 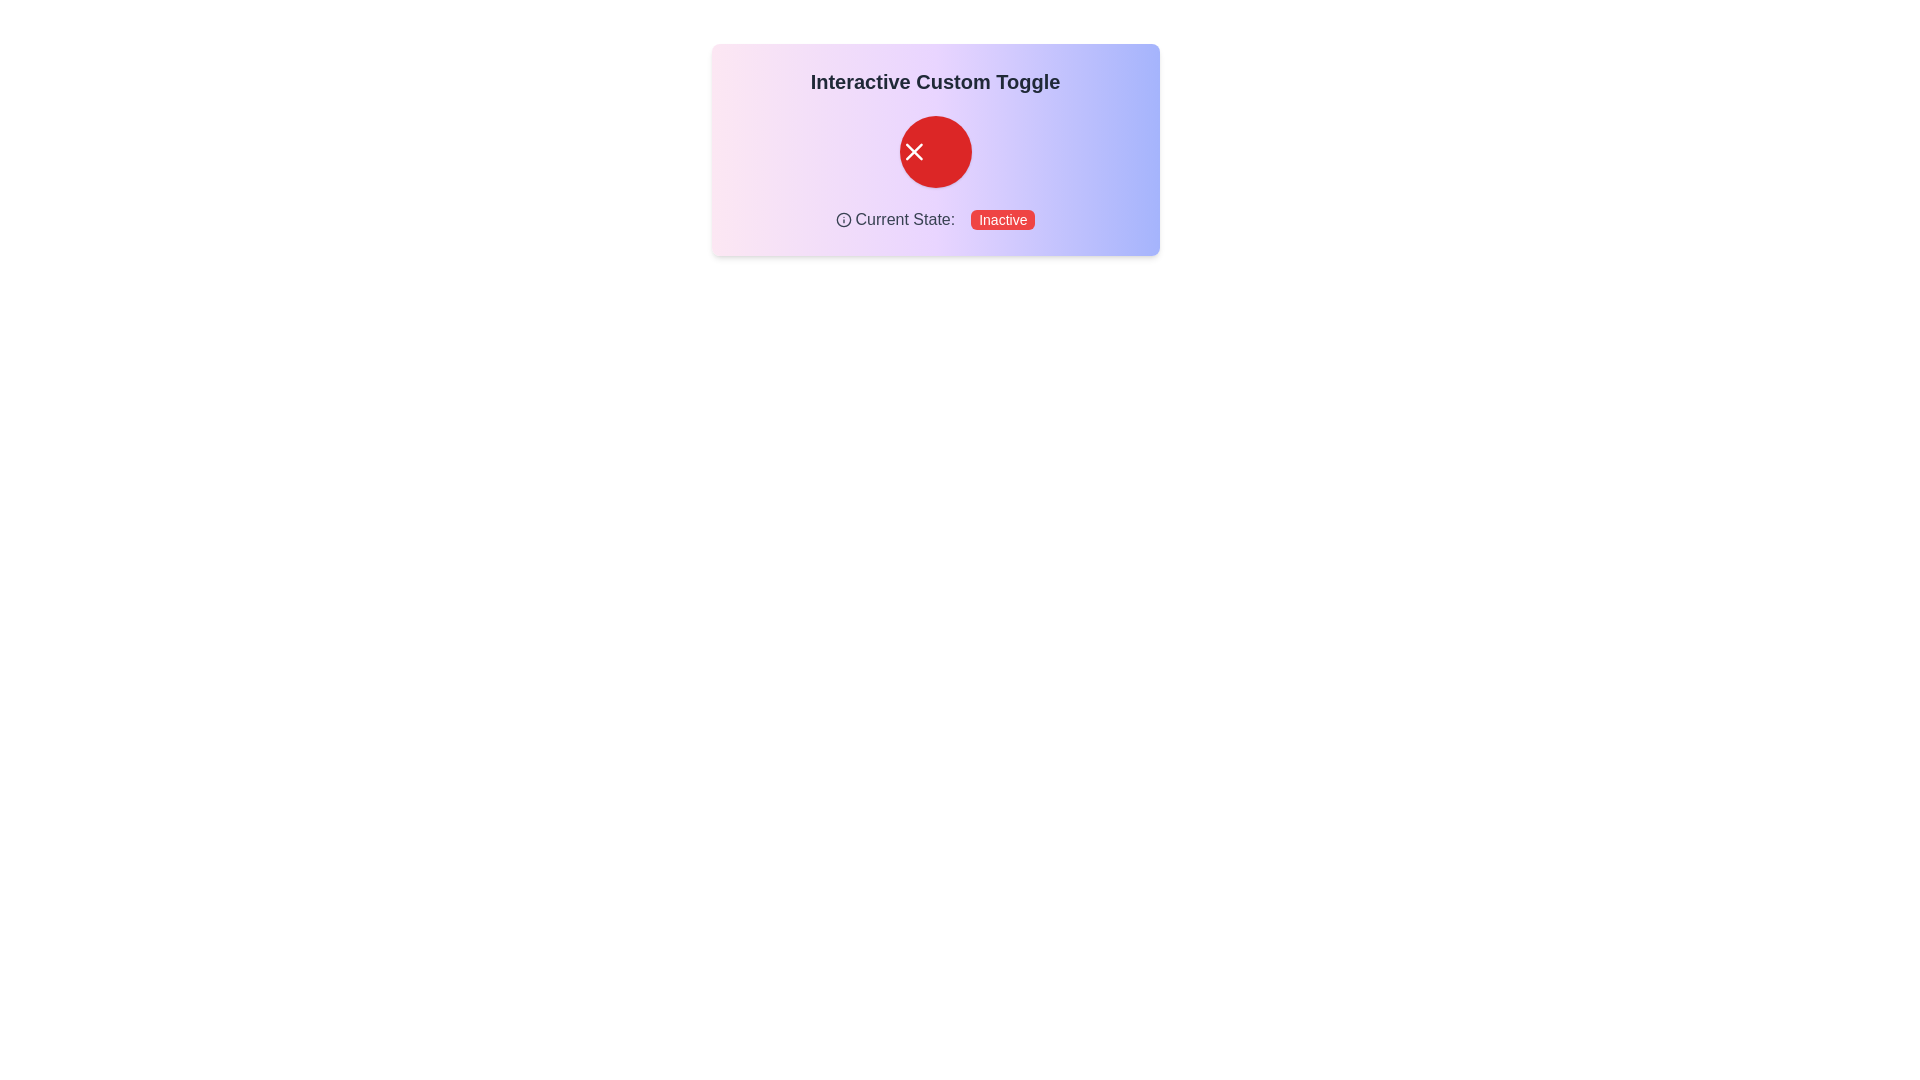 What do you see at coordinates (894, 219) in the screenshot?
I see `the text label that reads 'Current State:', which is styled in medium gray and positioned to the left of the 'Inactive' label, near an icon on the left` at bounding box center [894, 219].